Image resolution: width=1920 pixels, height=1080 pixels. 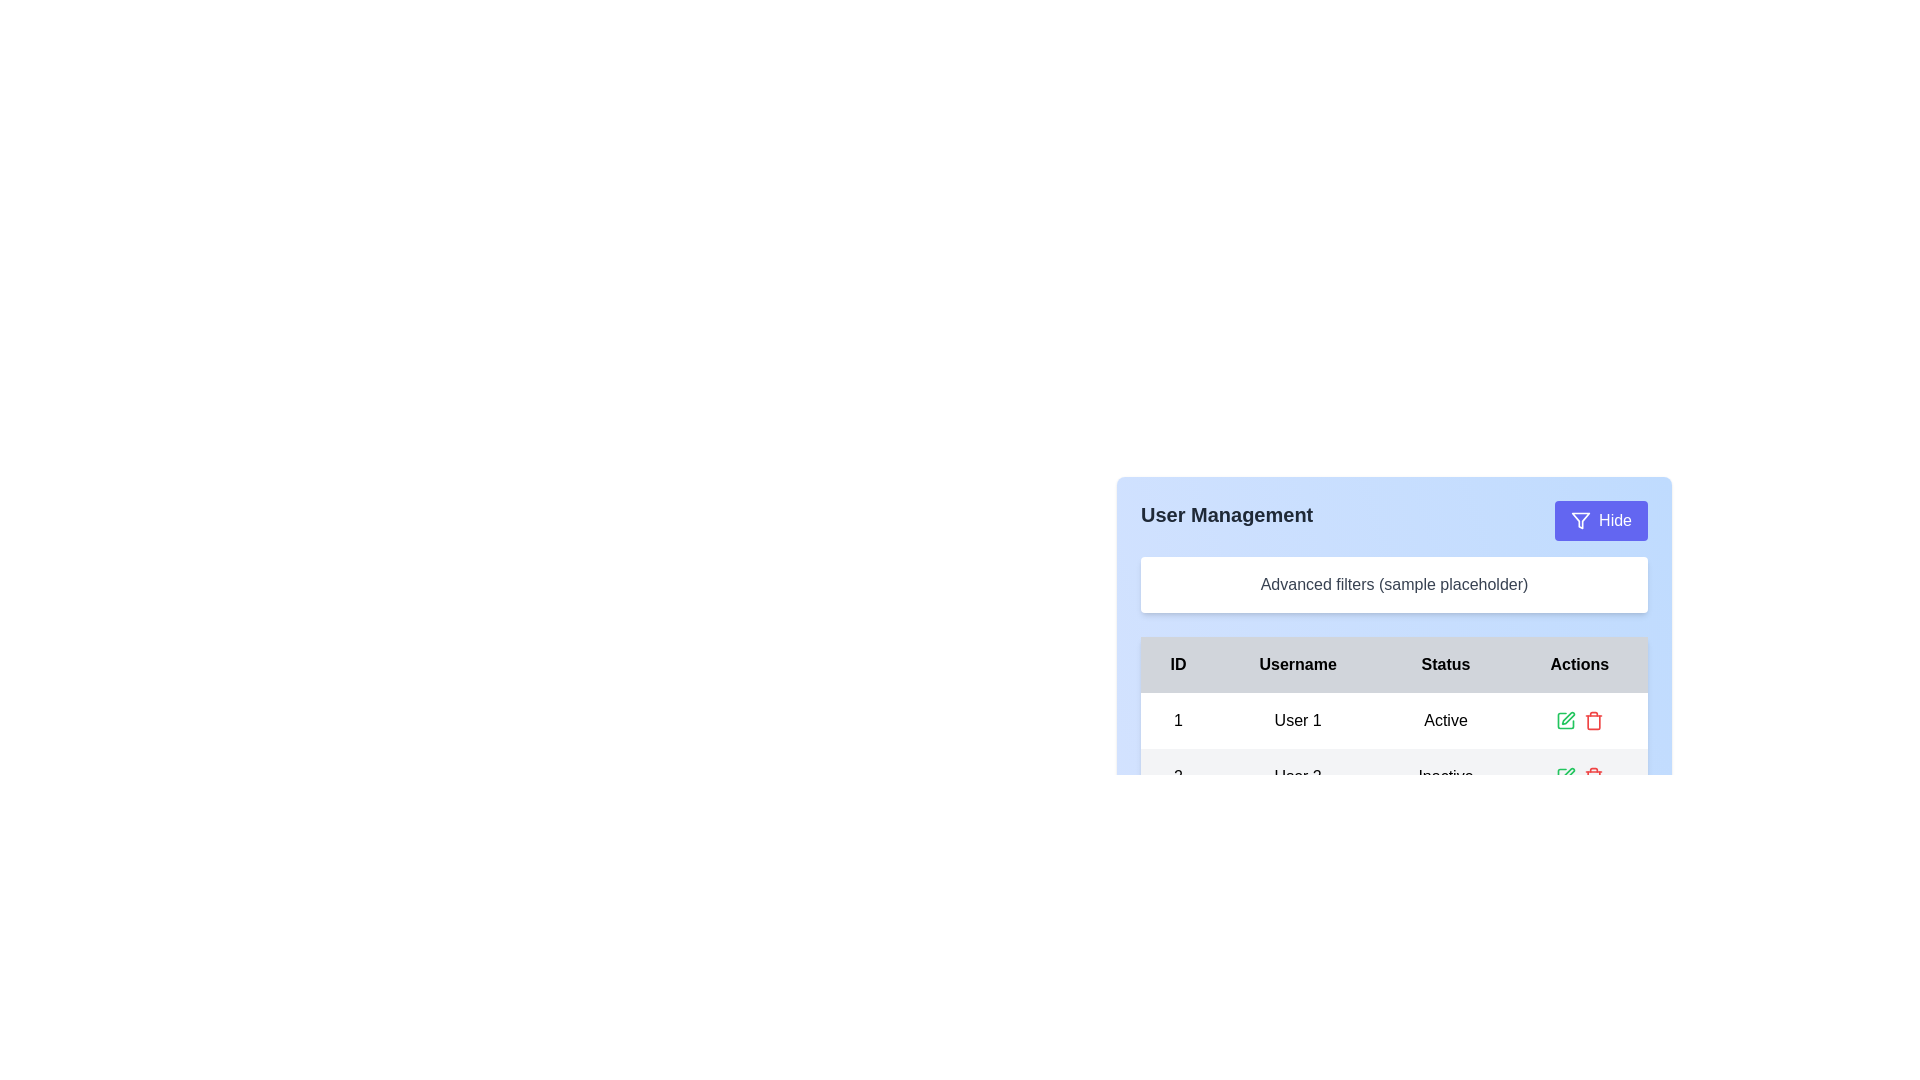 I want to click on the delete button icon, which is the third interactive element, so click(x=1592, y=721).